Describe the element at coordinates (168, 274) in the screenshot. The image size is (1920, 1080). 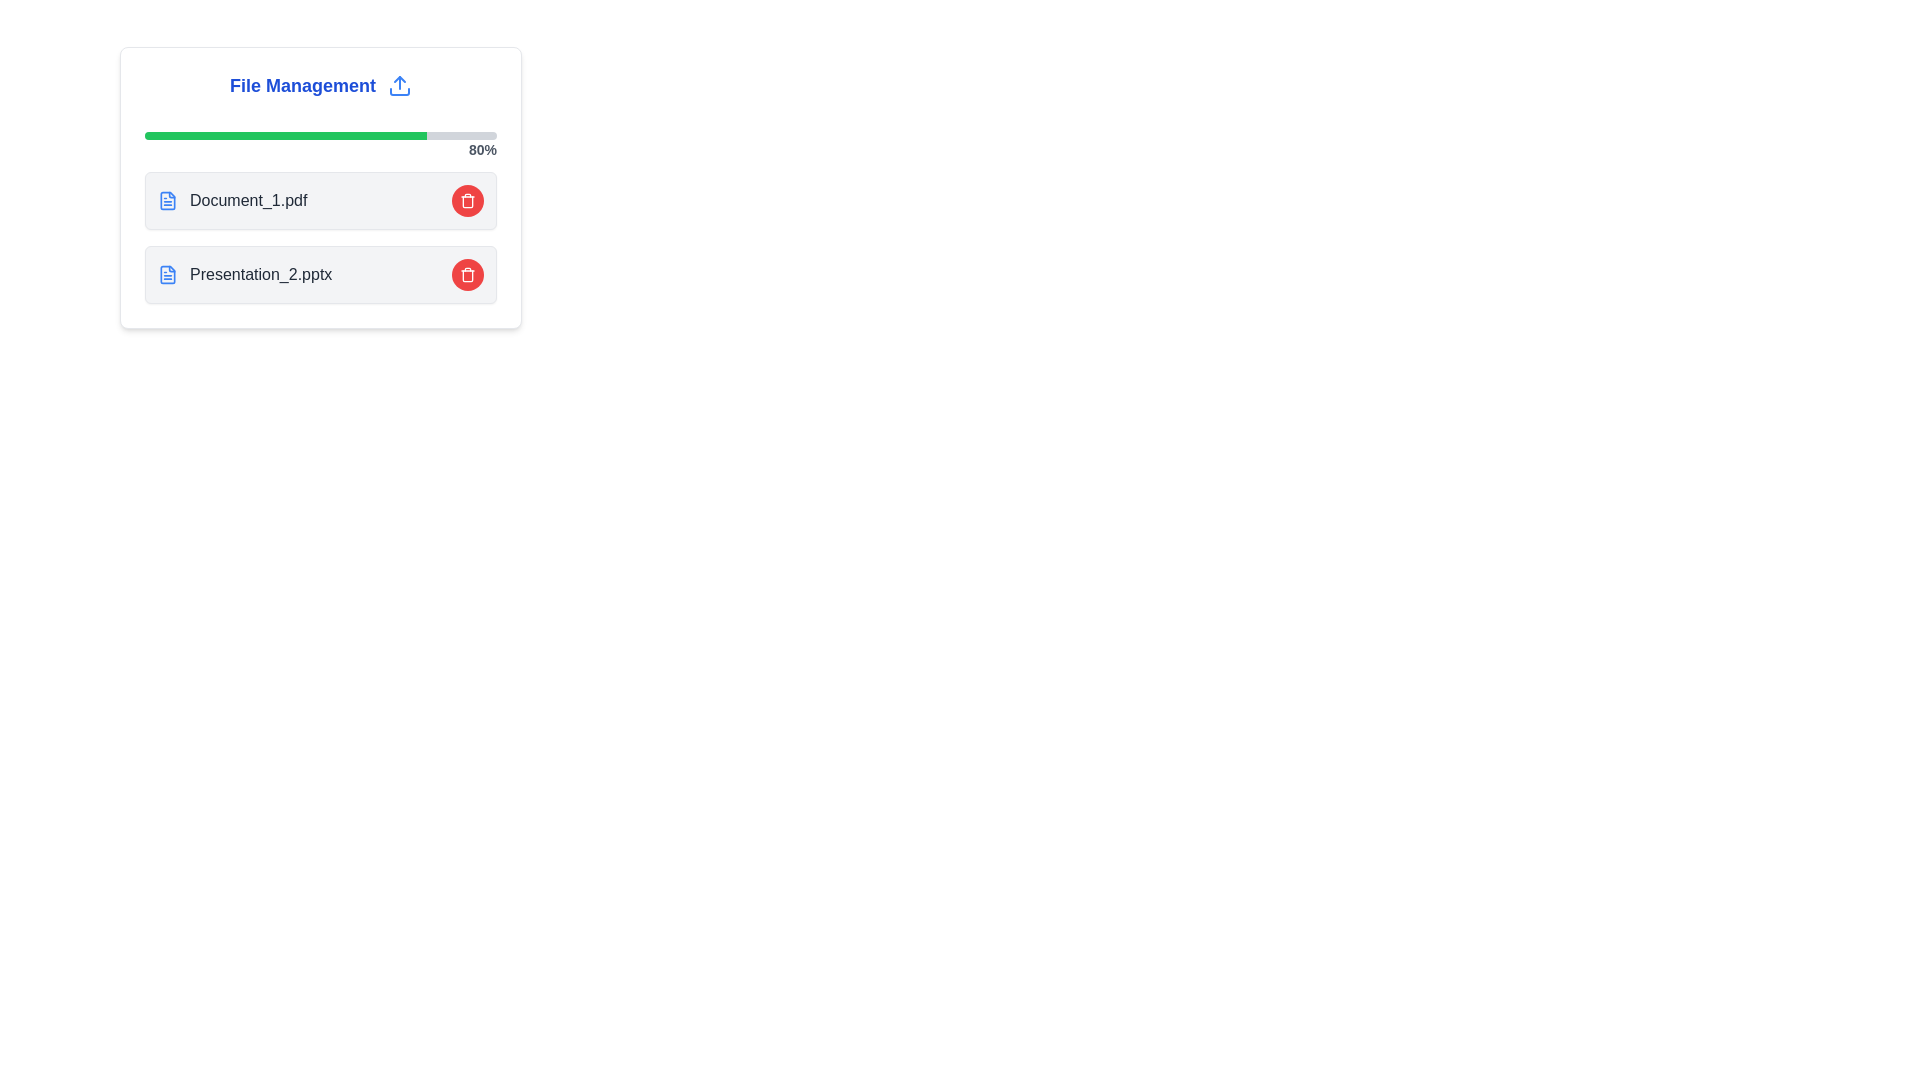
I see `the document file icon styled in blue, located to the left of the text 'Presentation_2.pptx'` at that location.